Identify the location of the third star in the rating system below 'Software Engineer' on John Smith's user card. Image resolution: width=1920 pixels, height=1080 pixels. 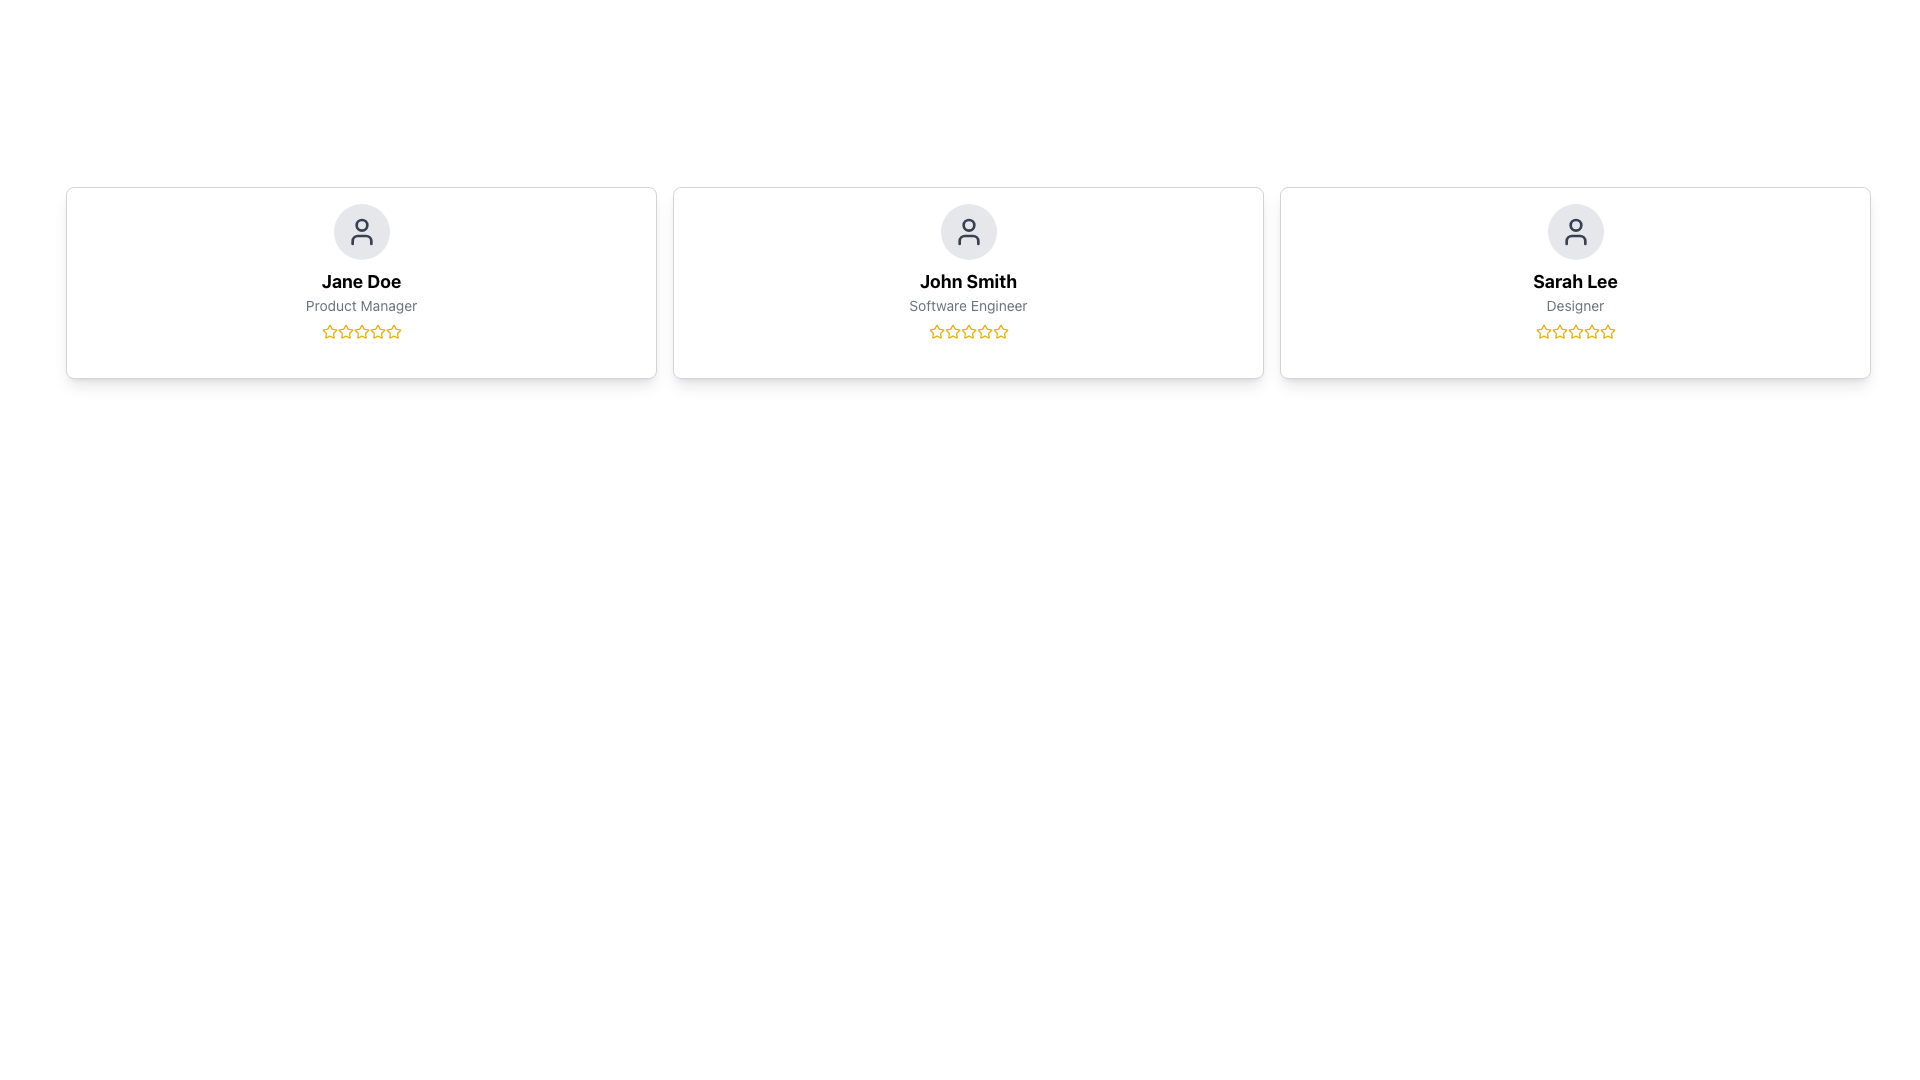
(968, 330).